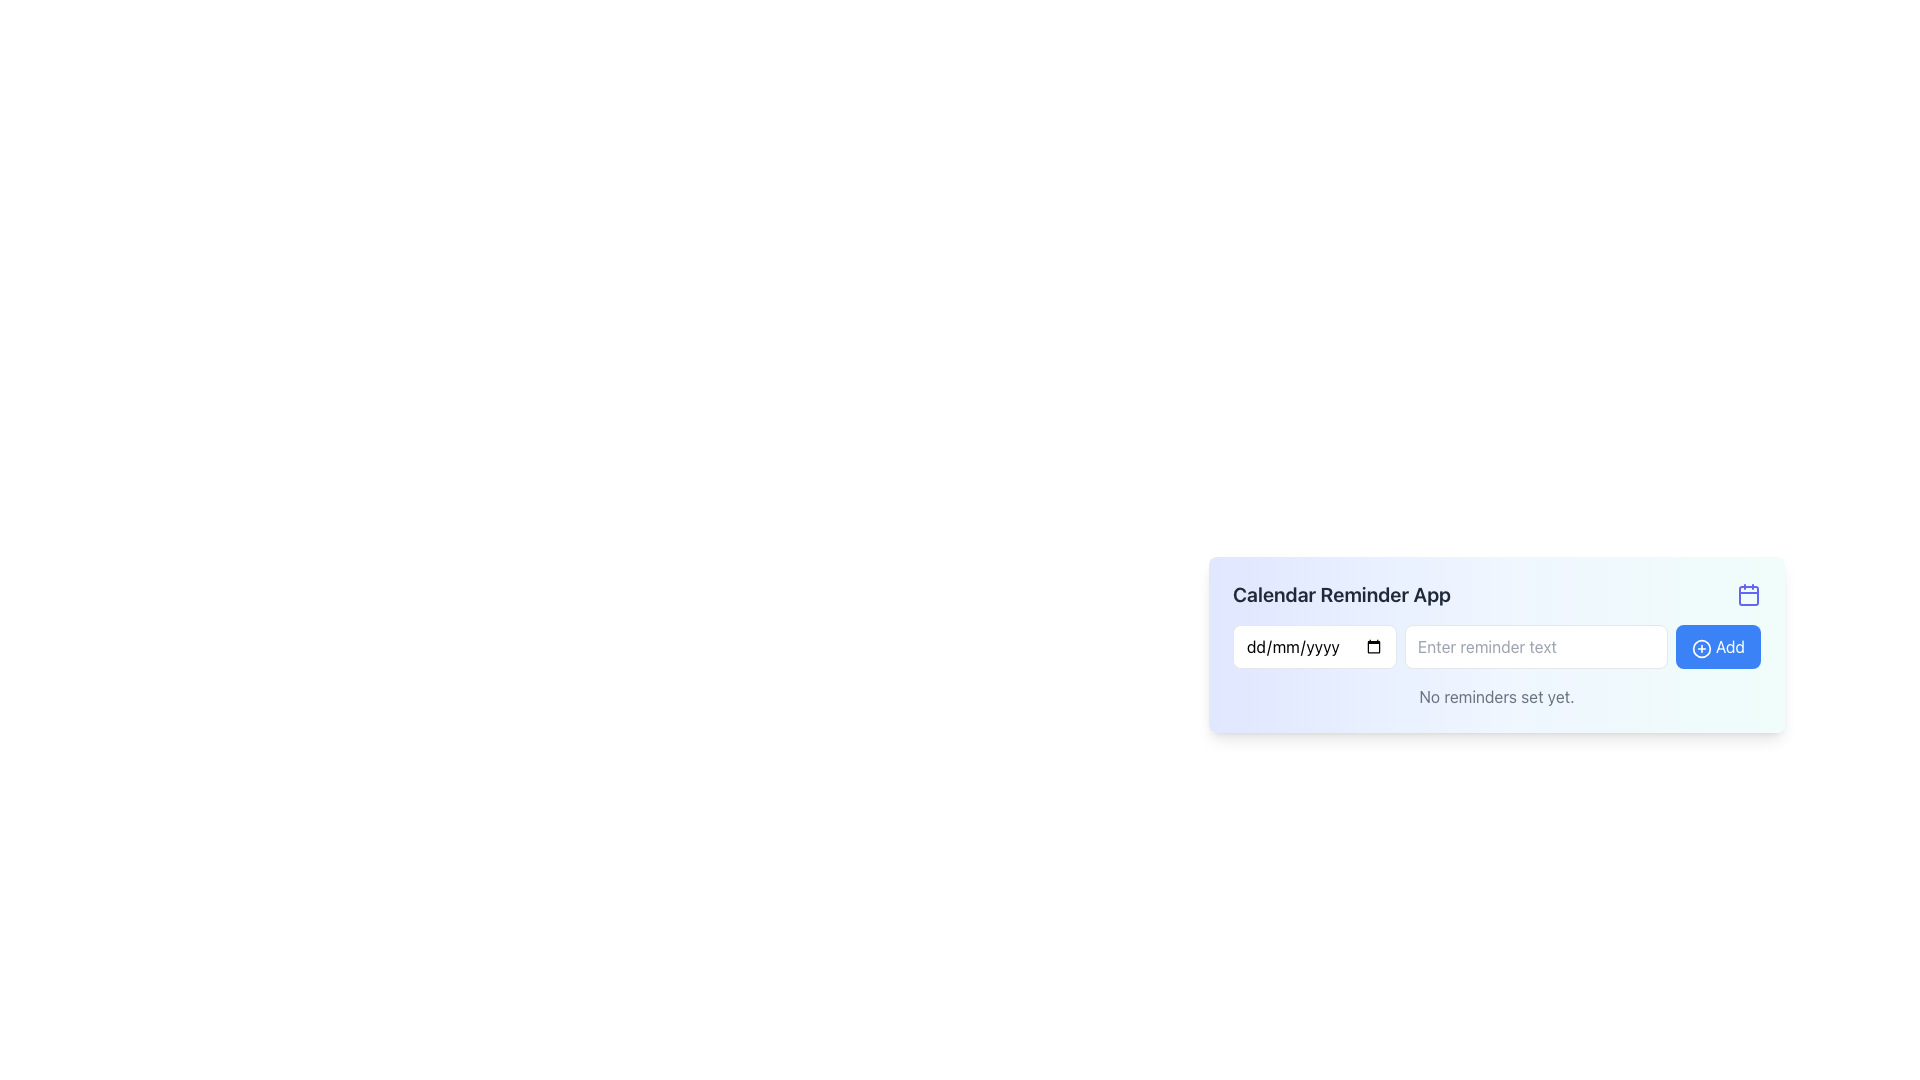  Describe the element at coordinates (1747, 595) in the screenshot. I see `the SVG rectangle element that represents the inner content area of the calendar icon` at that location.